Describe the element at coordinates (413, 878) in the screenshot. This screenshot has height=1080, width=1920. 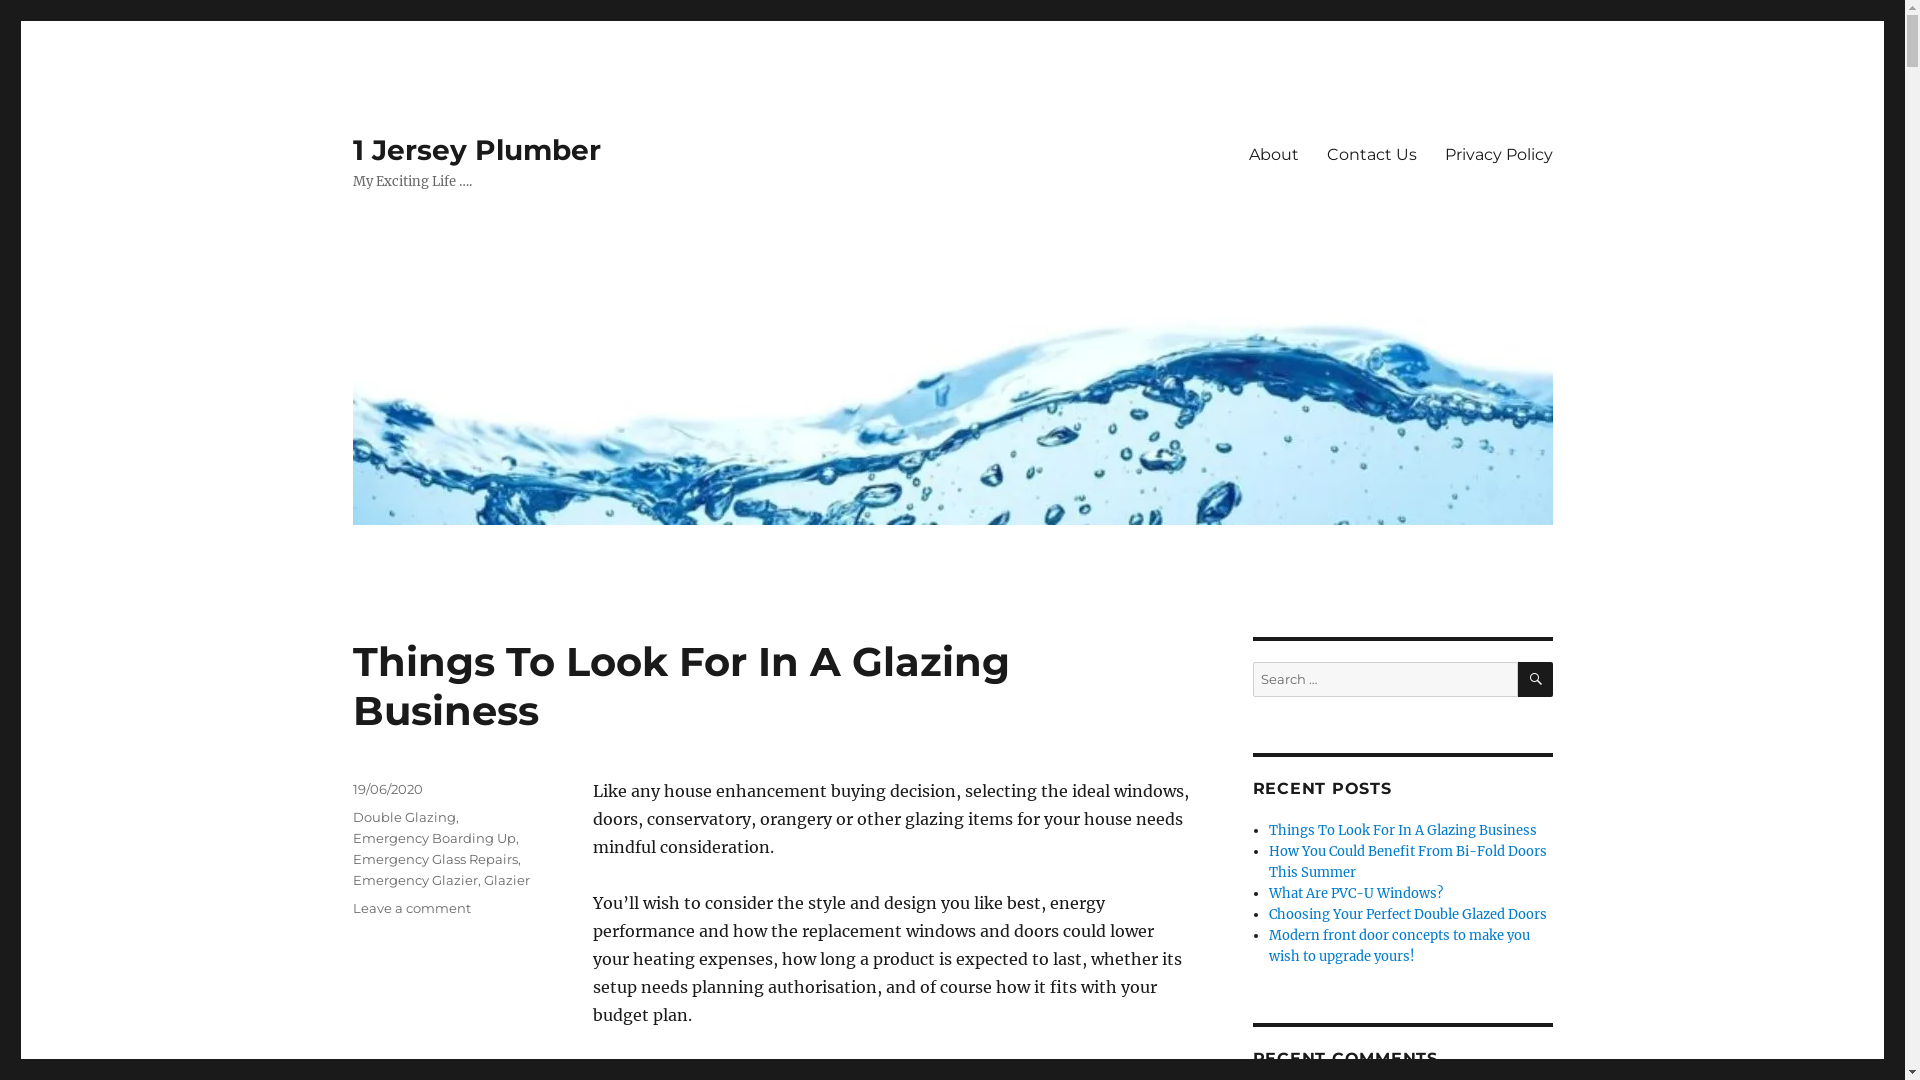
I see `'Emergency Glazier'` at that location.